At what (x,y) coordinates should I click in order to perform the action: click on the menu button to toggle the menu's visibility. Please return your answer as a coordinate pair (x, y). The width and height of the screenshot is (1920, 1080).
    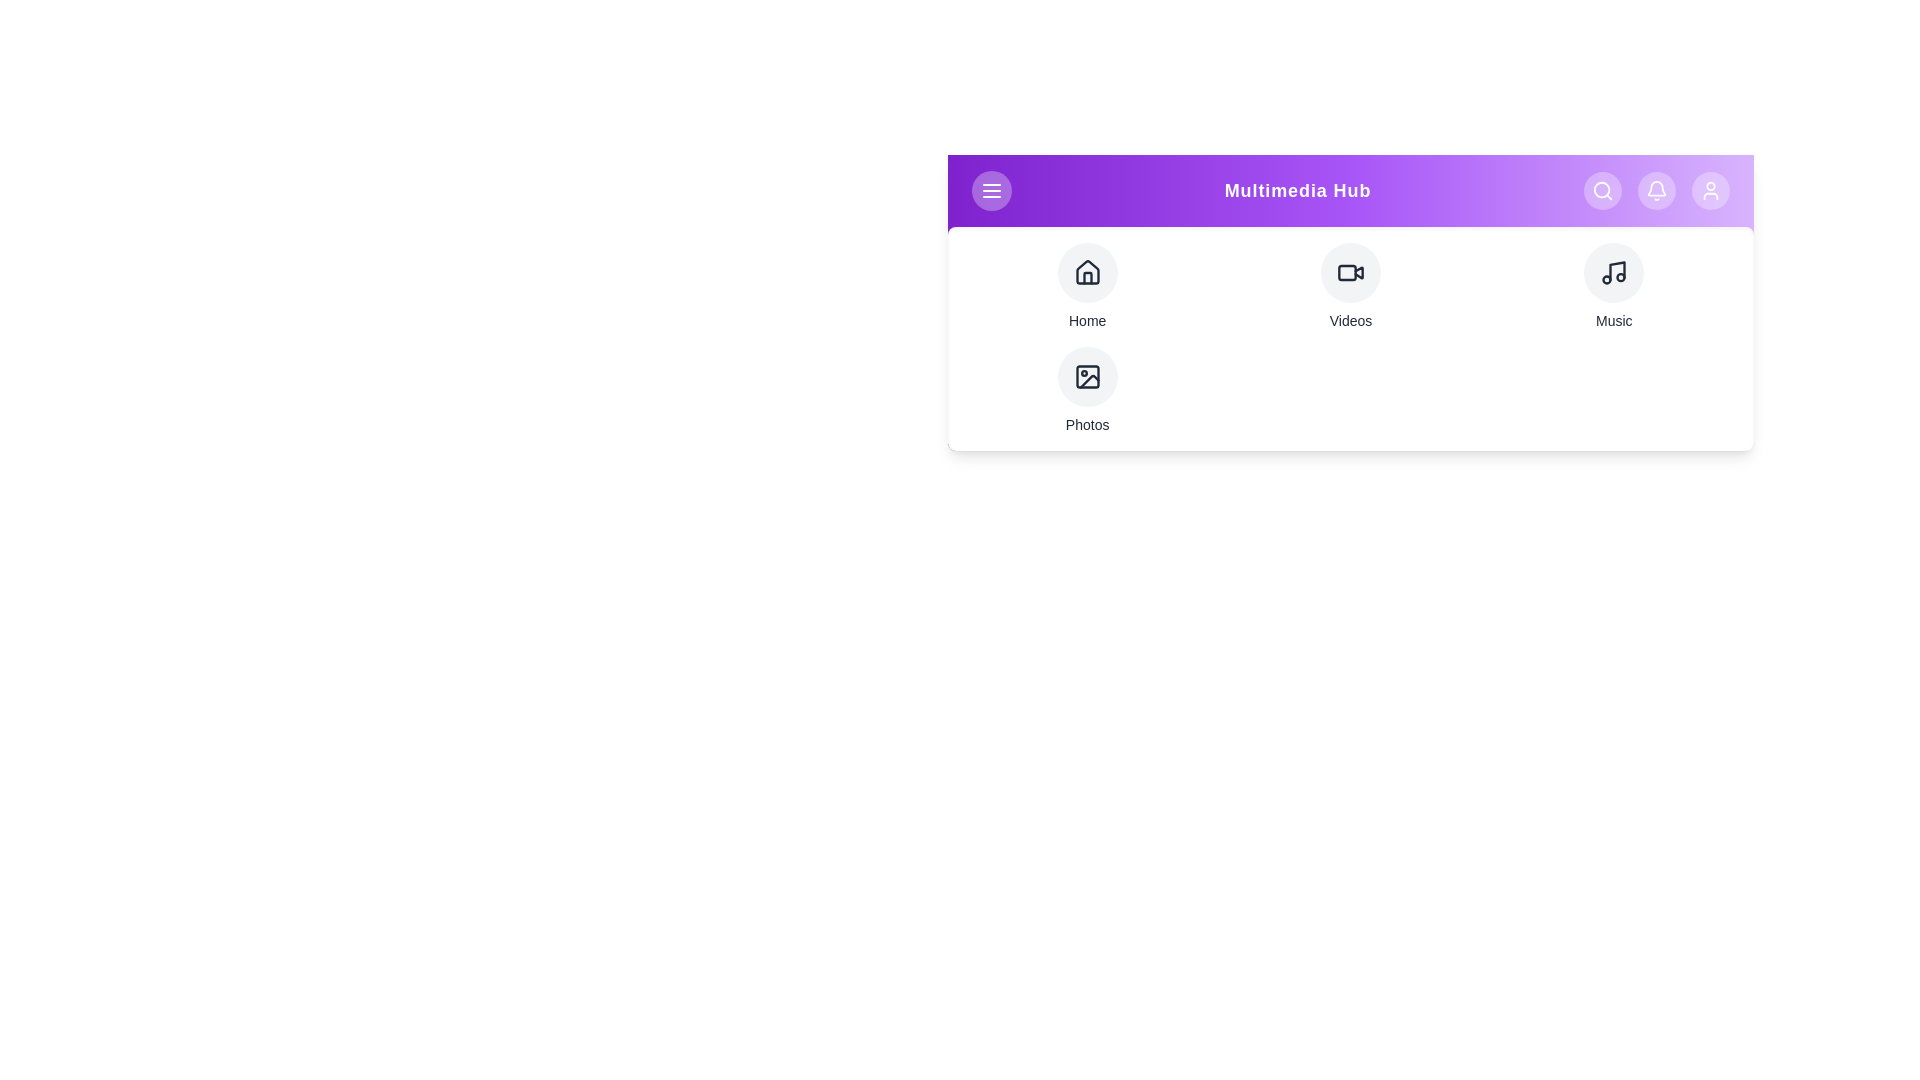
    Looking at the image, I should click on (992, 191).